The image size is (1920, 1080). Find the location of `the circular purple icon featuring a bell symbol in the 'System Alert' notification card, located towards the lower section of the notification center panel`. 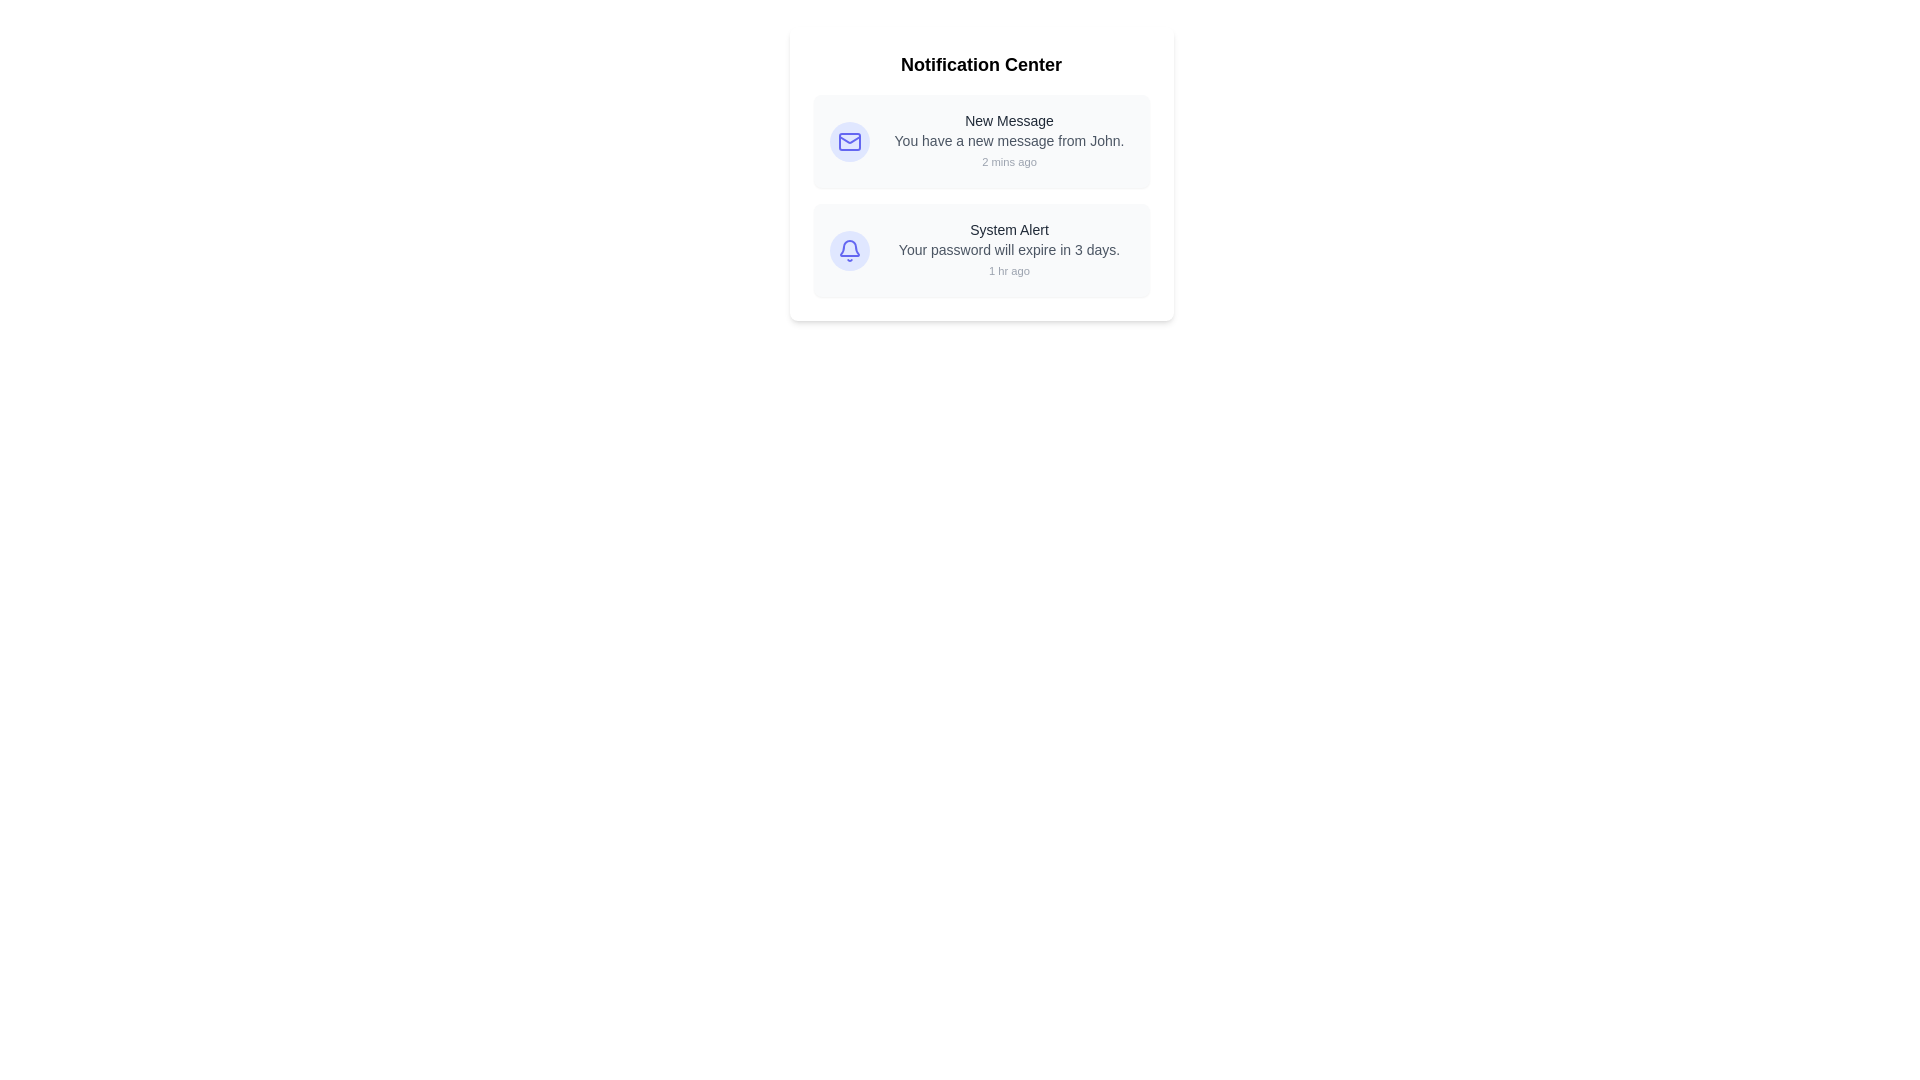

the circular purple icon featuring a bell symbol in the 'System Alert' notification card, located towards the lower section of the notification center panel is located at coordinates (849, 249).